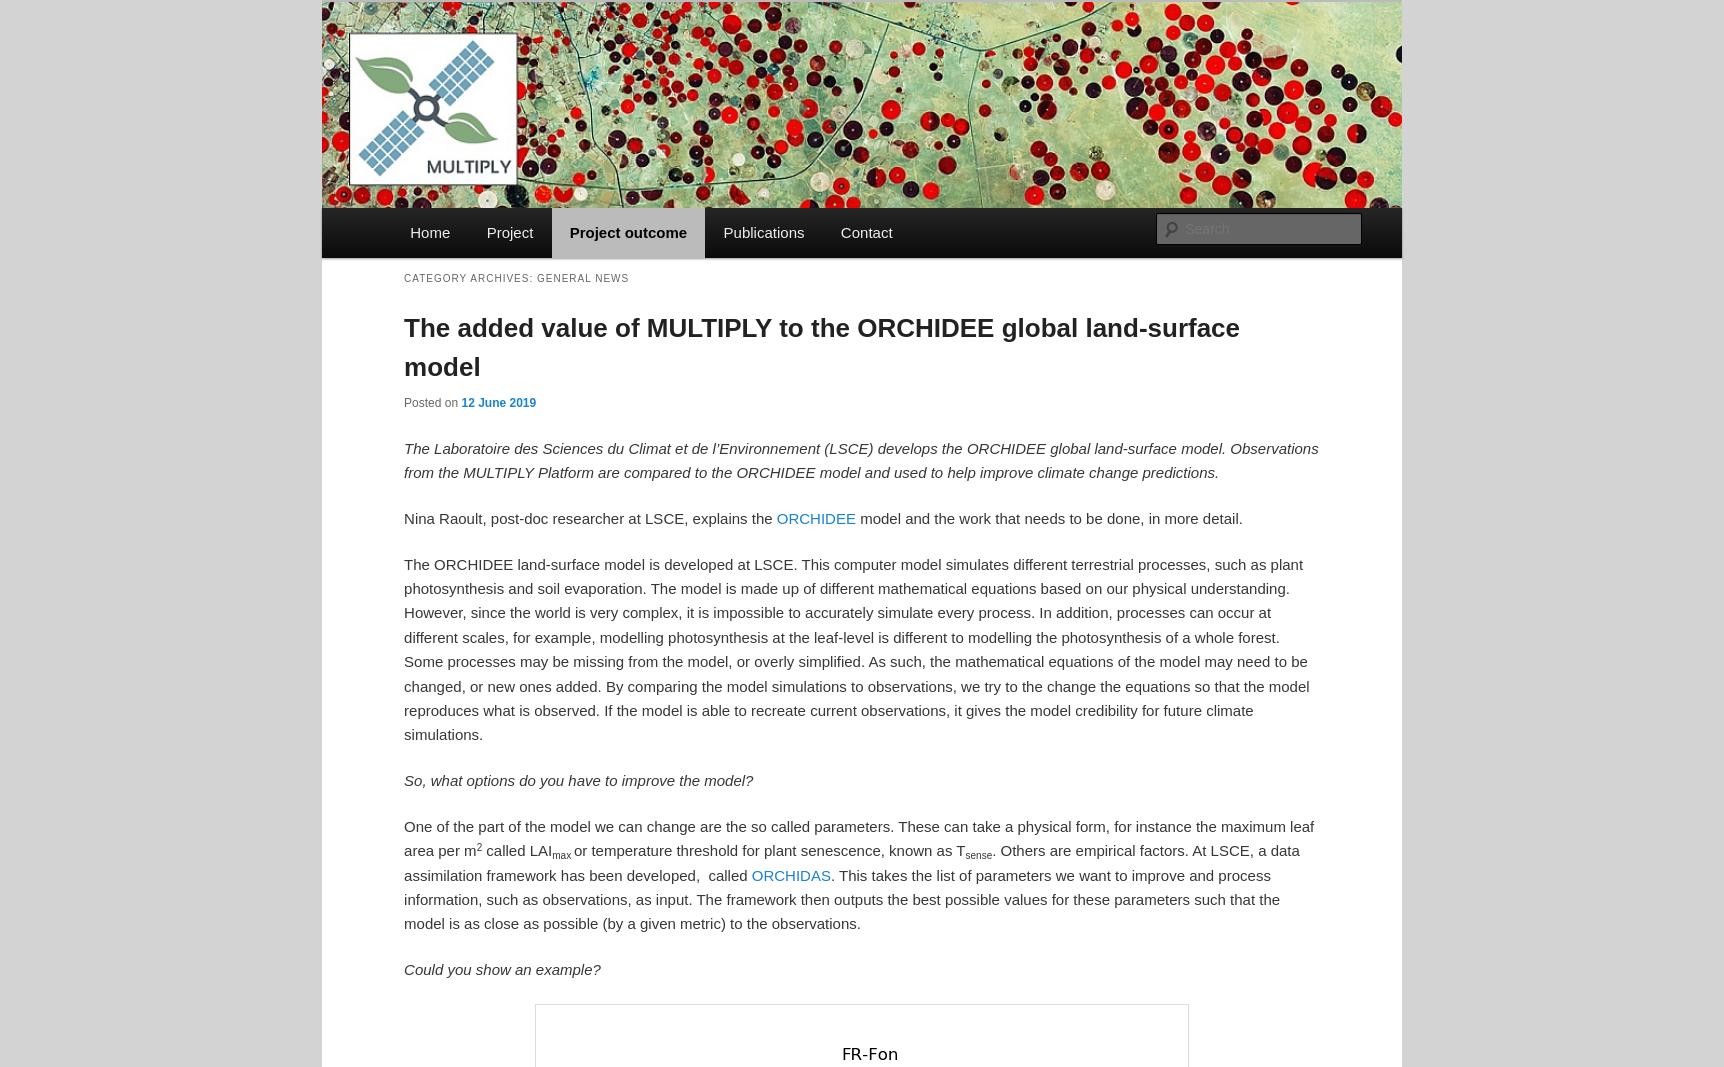 Image resolution: width=1724 pixels, height=1067 pixels. I want to click on 'The added value of MULTIPLY to the ORCHIDEE global land-surface model', so click(821, 346).